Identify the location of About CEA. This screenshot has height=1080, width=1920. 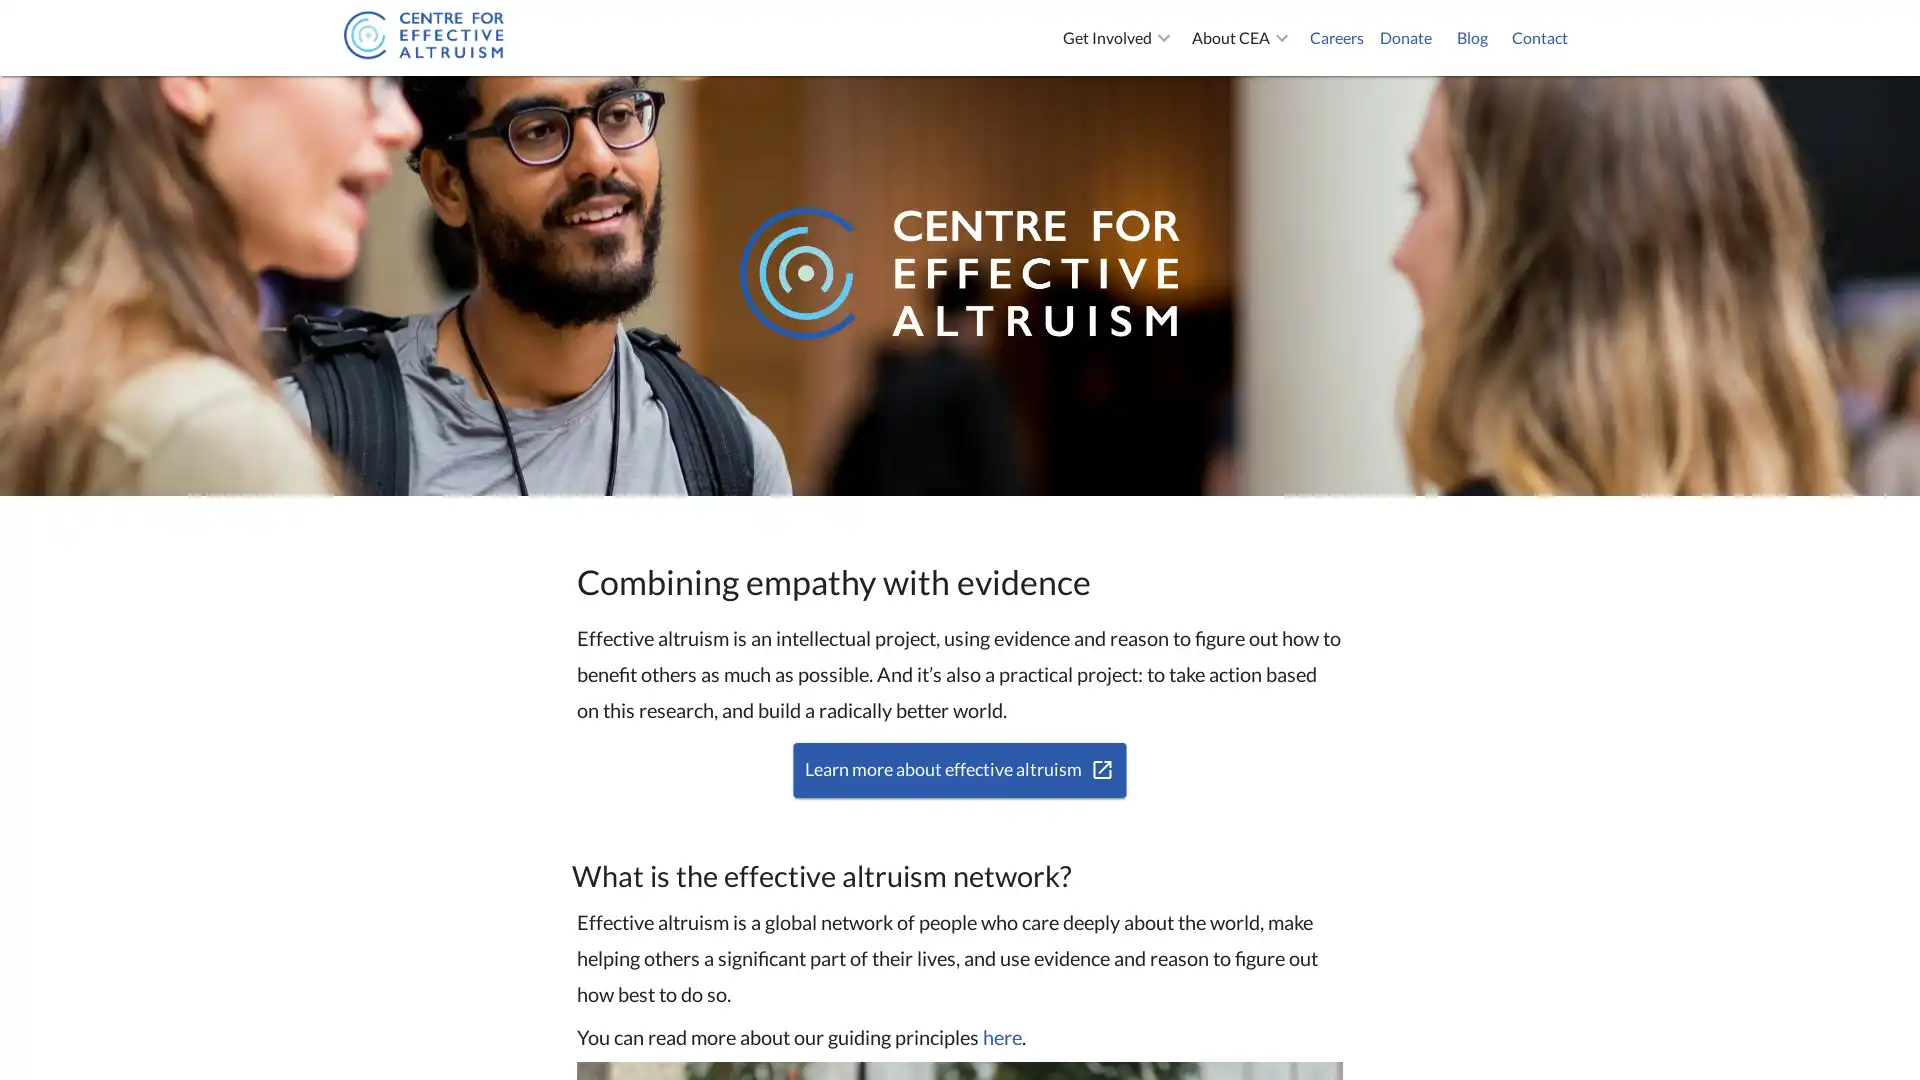
(1242, 38).